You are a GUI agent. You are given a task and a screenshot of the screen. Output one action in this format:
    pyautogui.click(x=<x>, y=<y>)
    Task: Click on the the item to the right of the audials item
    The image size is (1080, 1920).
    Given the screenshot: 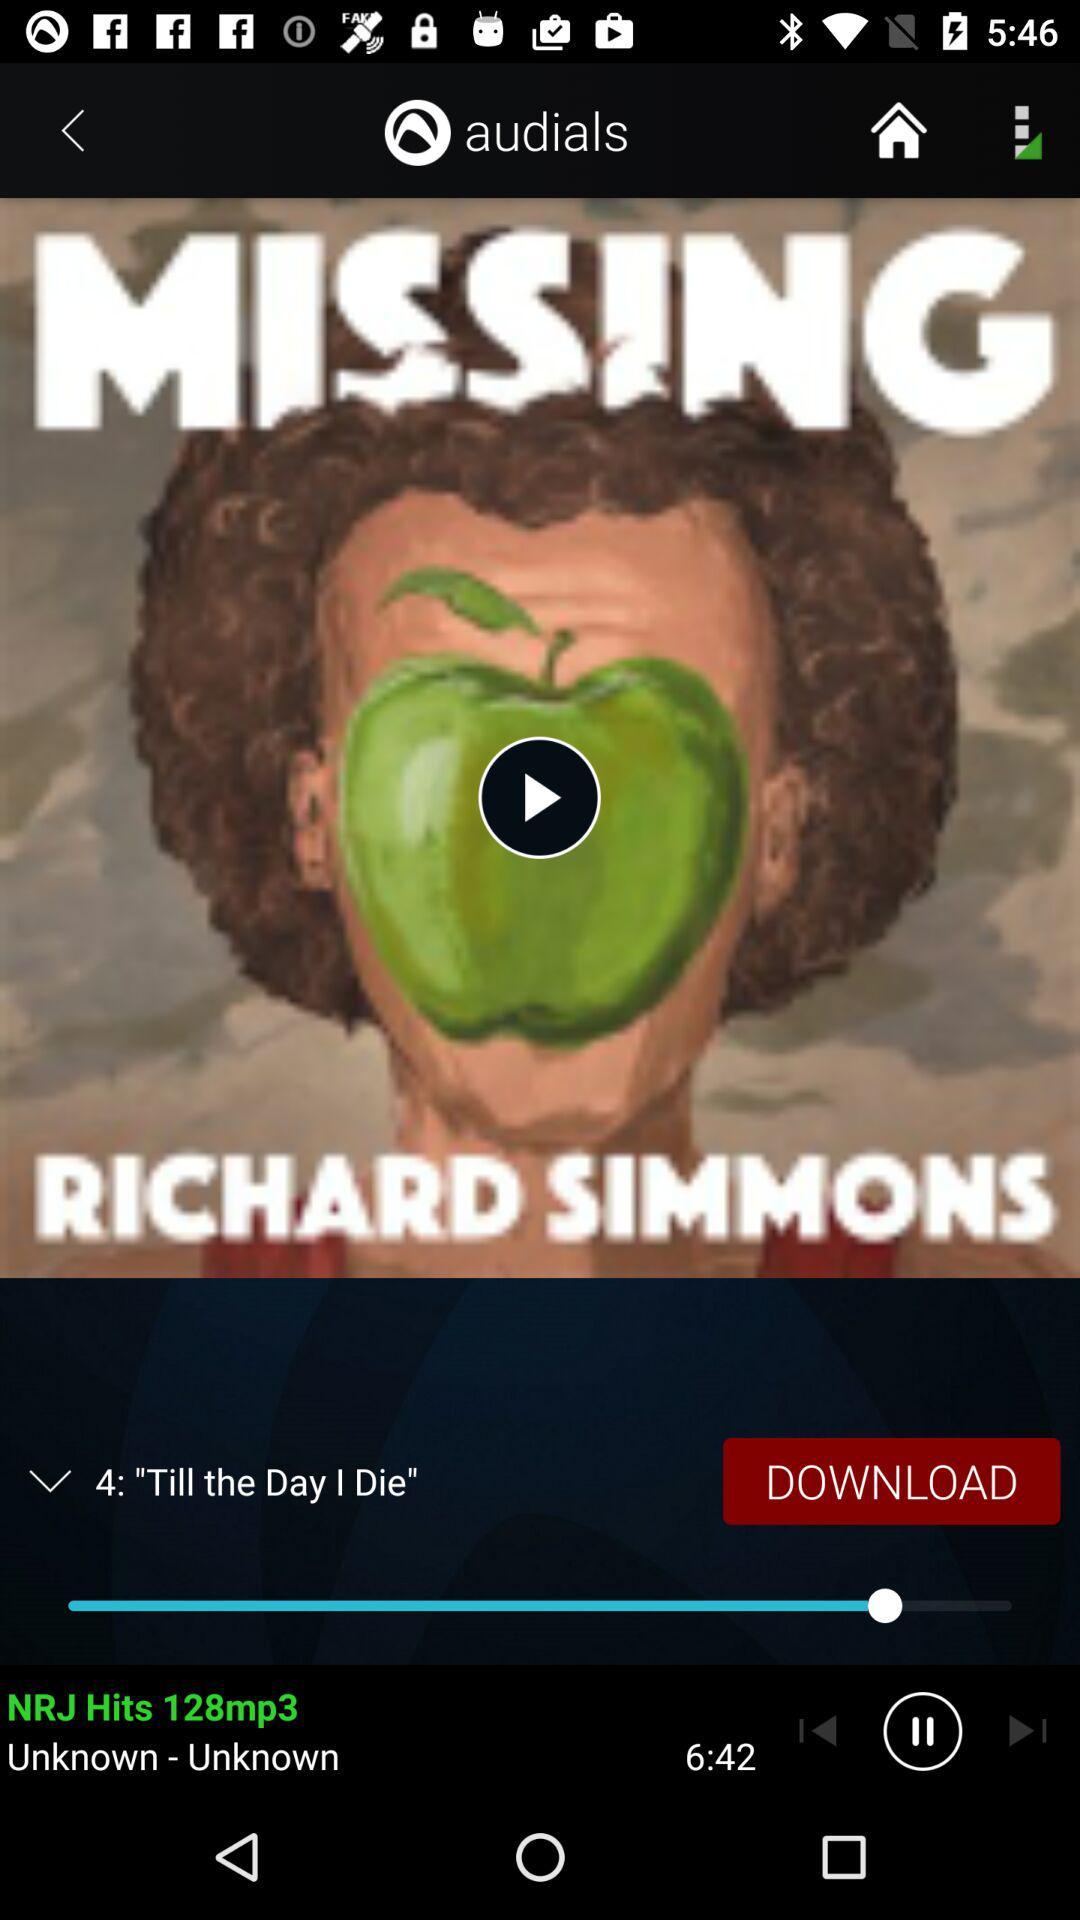 What is the action you would take?
    pyautogui.click(x=897, y=129)
    